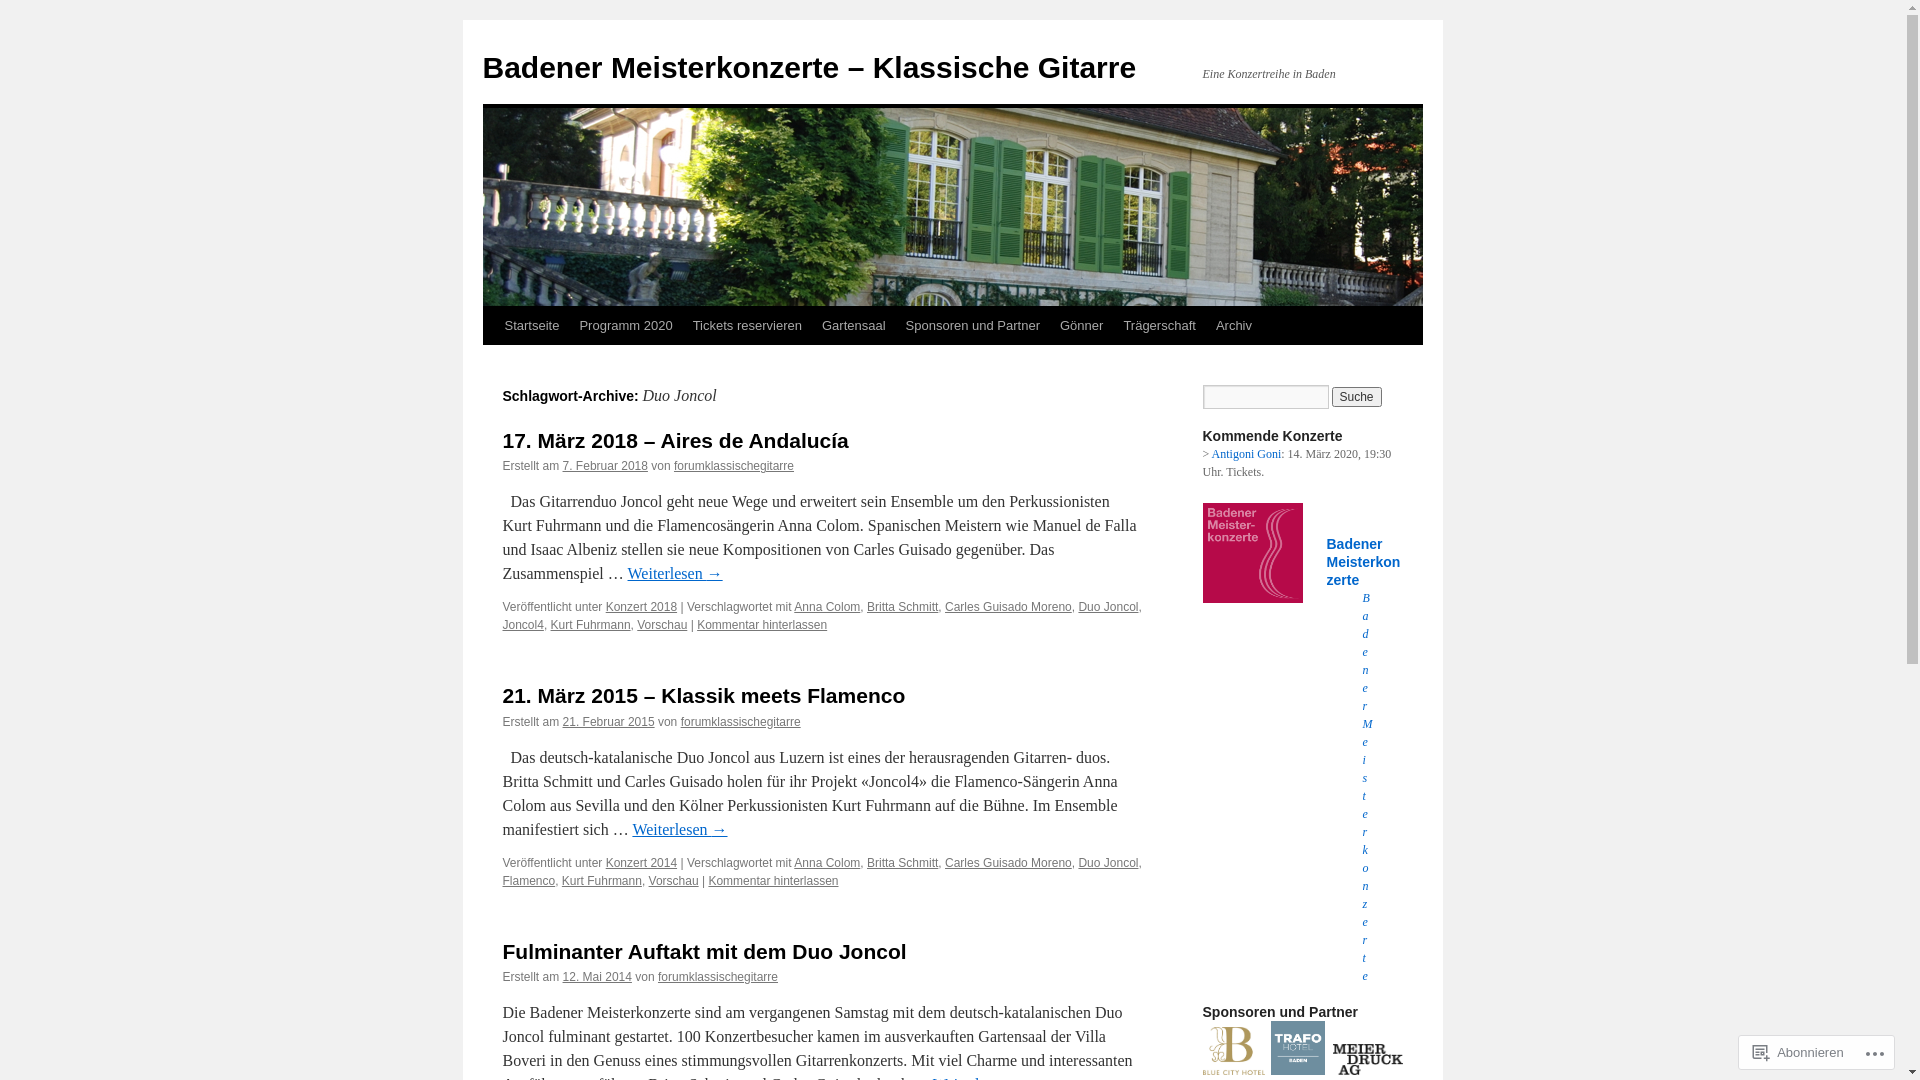 The image size is (1920, 1080). Describe the element at coordinates (1246, 454) in the screenshot. I see `'Antigoni Goni'` at that location.